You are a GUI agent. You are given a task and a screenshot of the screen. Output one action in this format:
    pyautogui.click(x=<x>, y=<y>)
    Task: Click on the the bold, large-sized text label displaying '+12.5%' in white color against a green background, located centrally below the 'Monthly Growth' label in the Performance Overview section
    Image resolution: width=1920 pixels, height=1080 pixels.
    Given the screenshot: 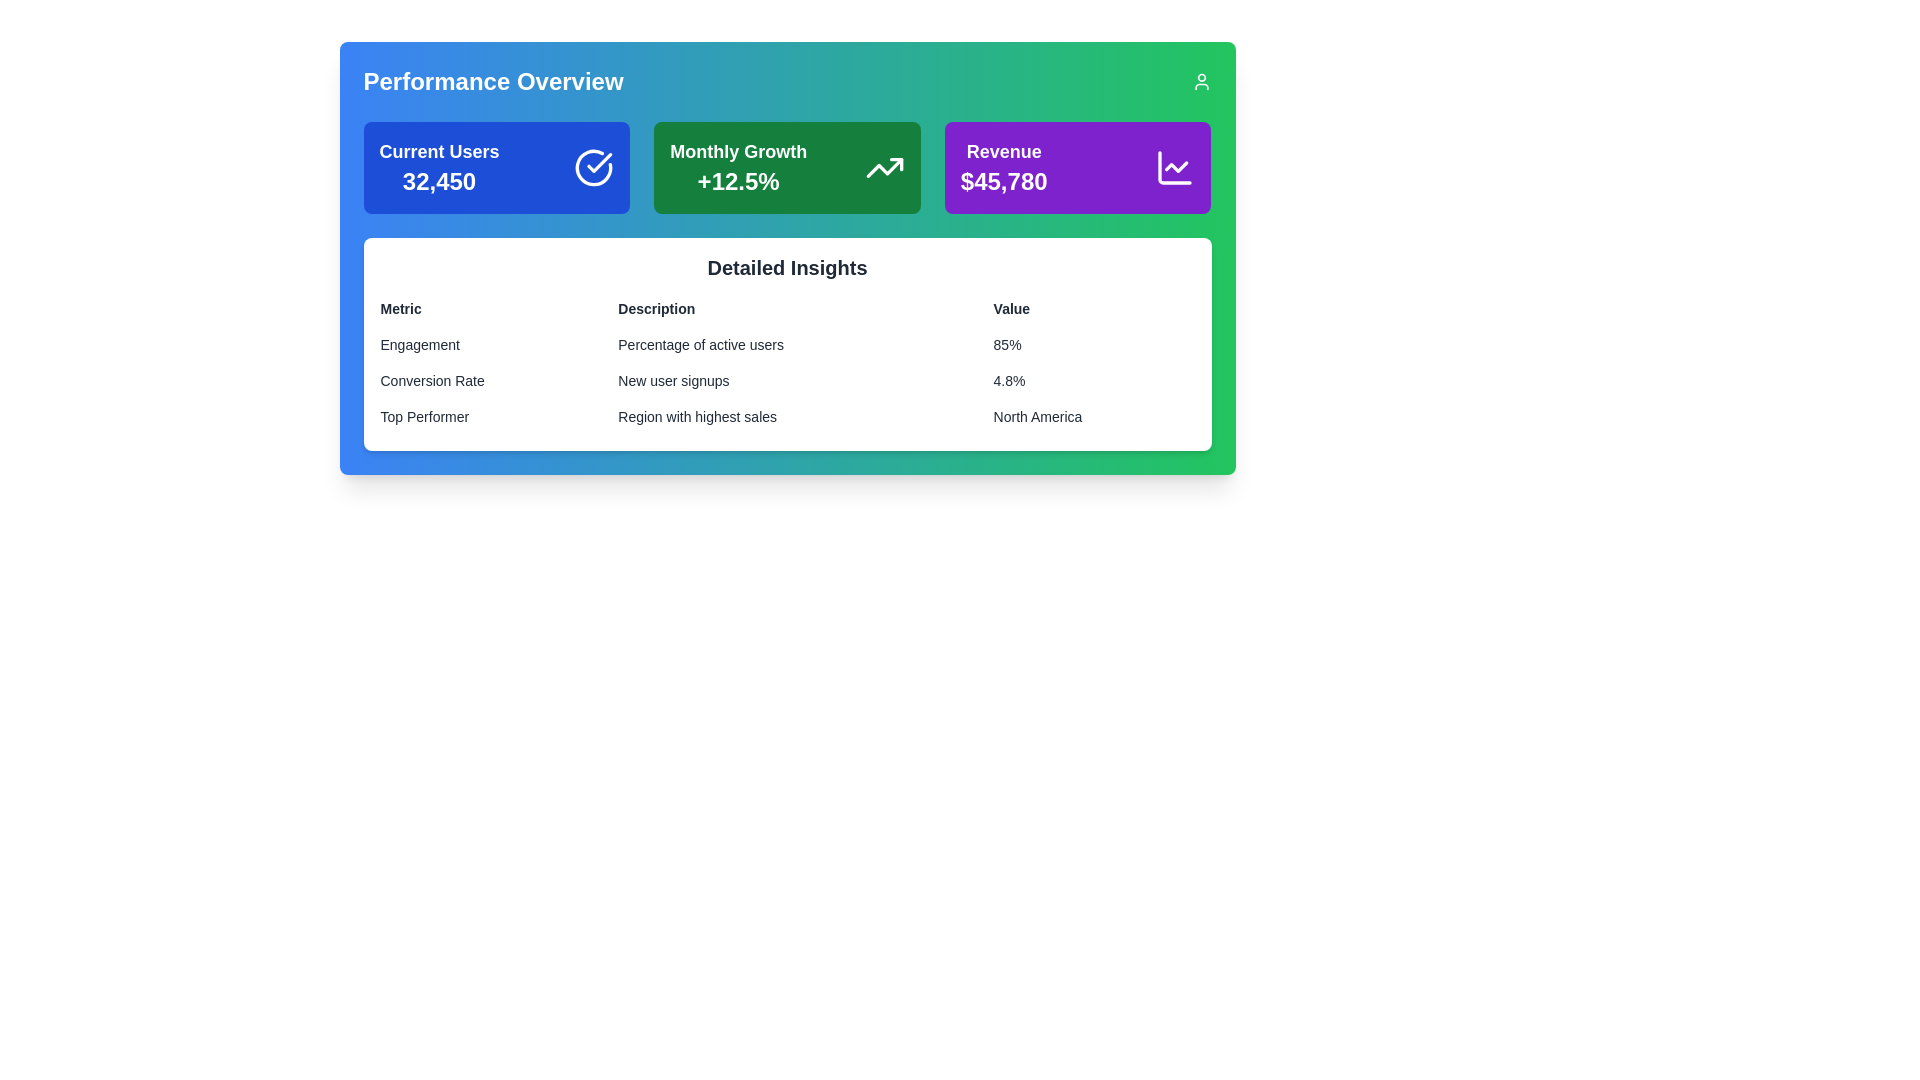 What is the action you would take?
    pyautogui.click(x=737, y=181)
    